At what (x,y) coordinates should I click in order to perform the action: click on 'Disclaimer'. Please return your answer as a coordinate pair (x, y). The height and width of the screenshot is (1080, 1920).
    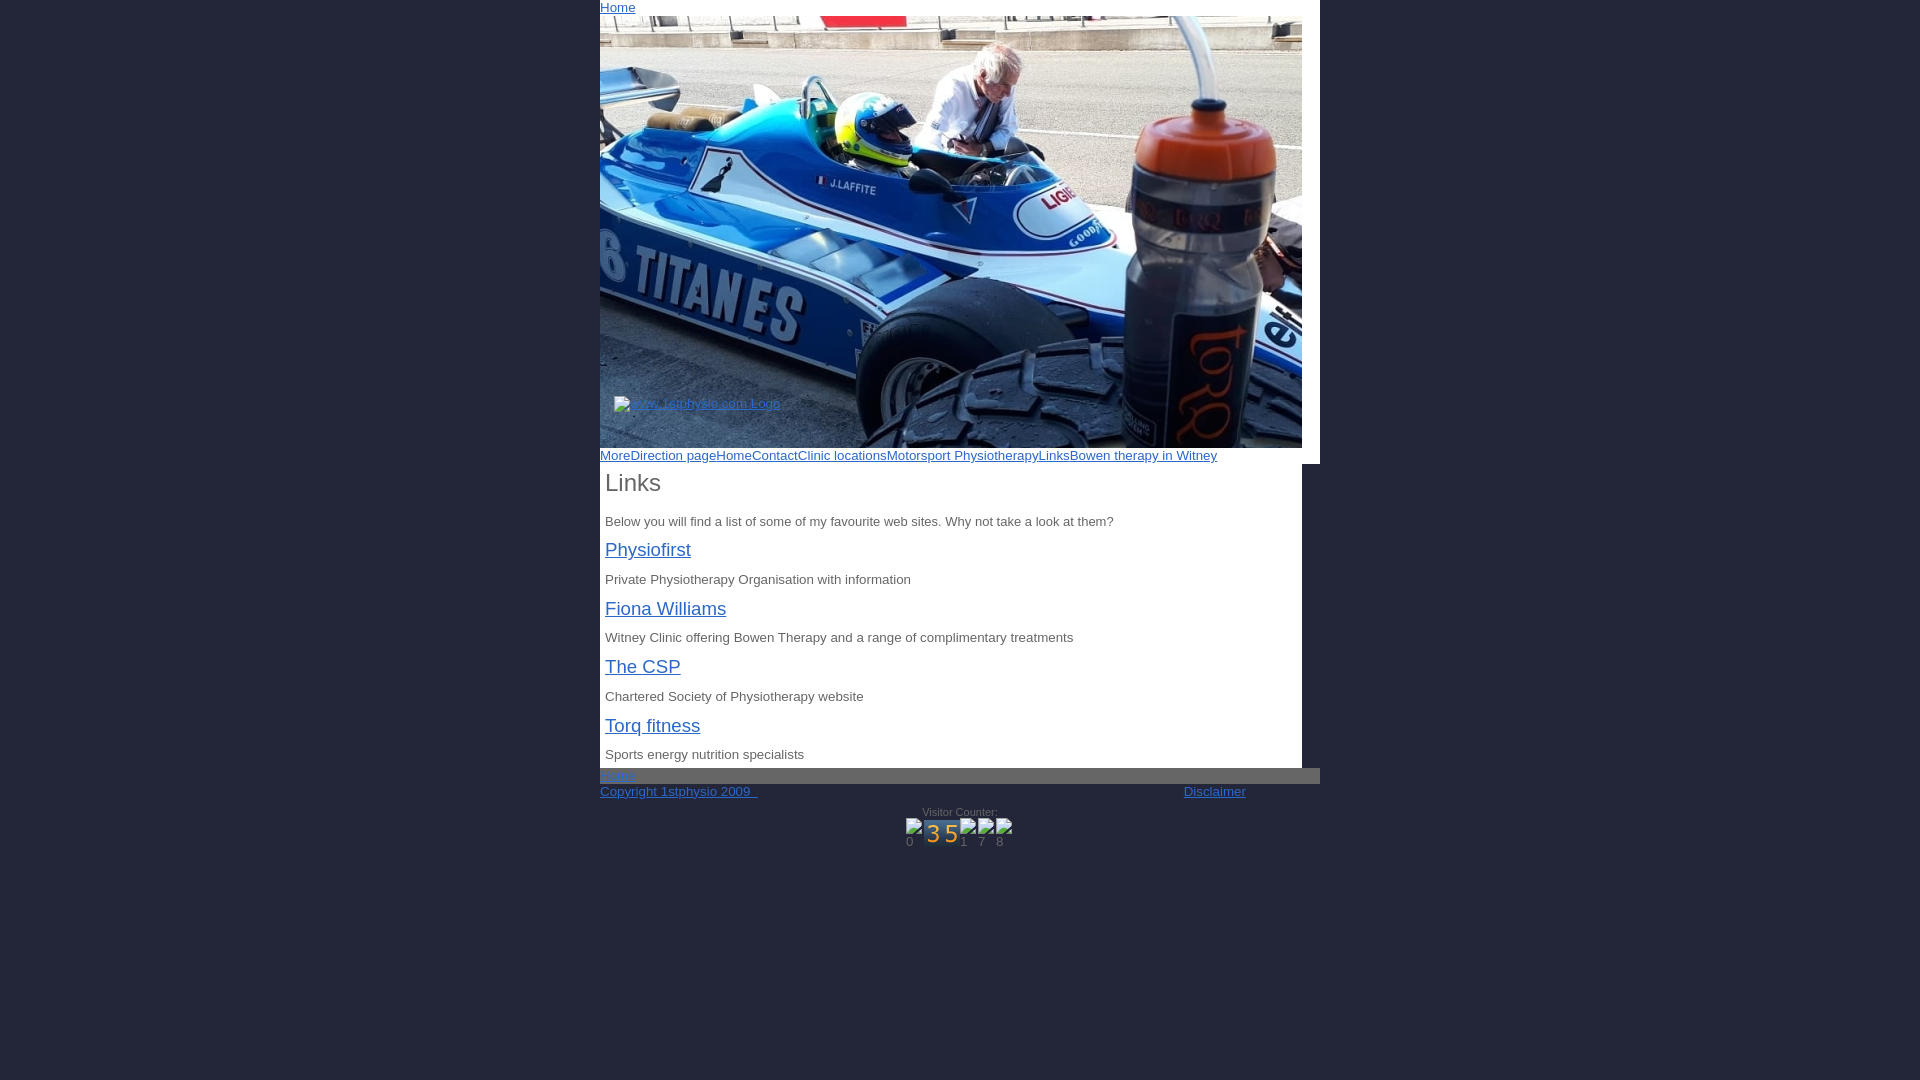
    Looking at the image, I should click on (1213, 790).